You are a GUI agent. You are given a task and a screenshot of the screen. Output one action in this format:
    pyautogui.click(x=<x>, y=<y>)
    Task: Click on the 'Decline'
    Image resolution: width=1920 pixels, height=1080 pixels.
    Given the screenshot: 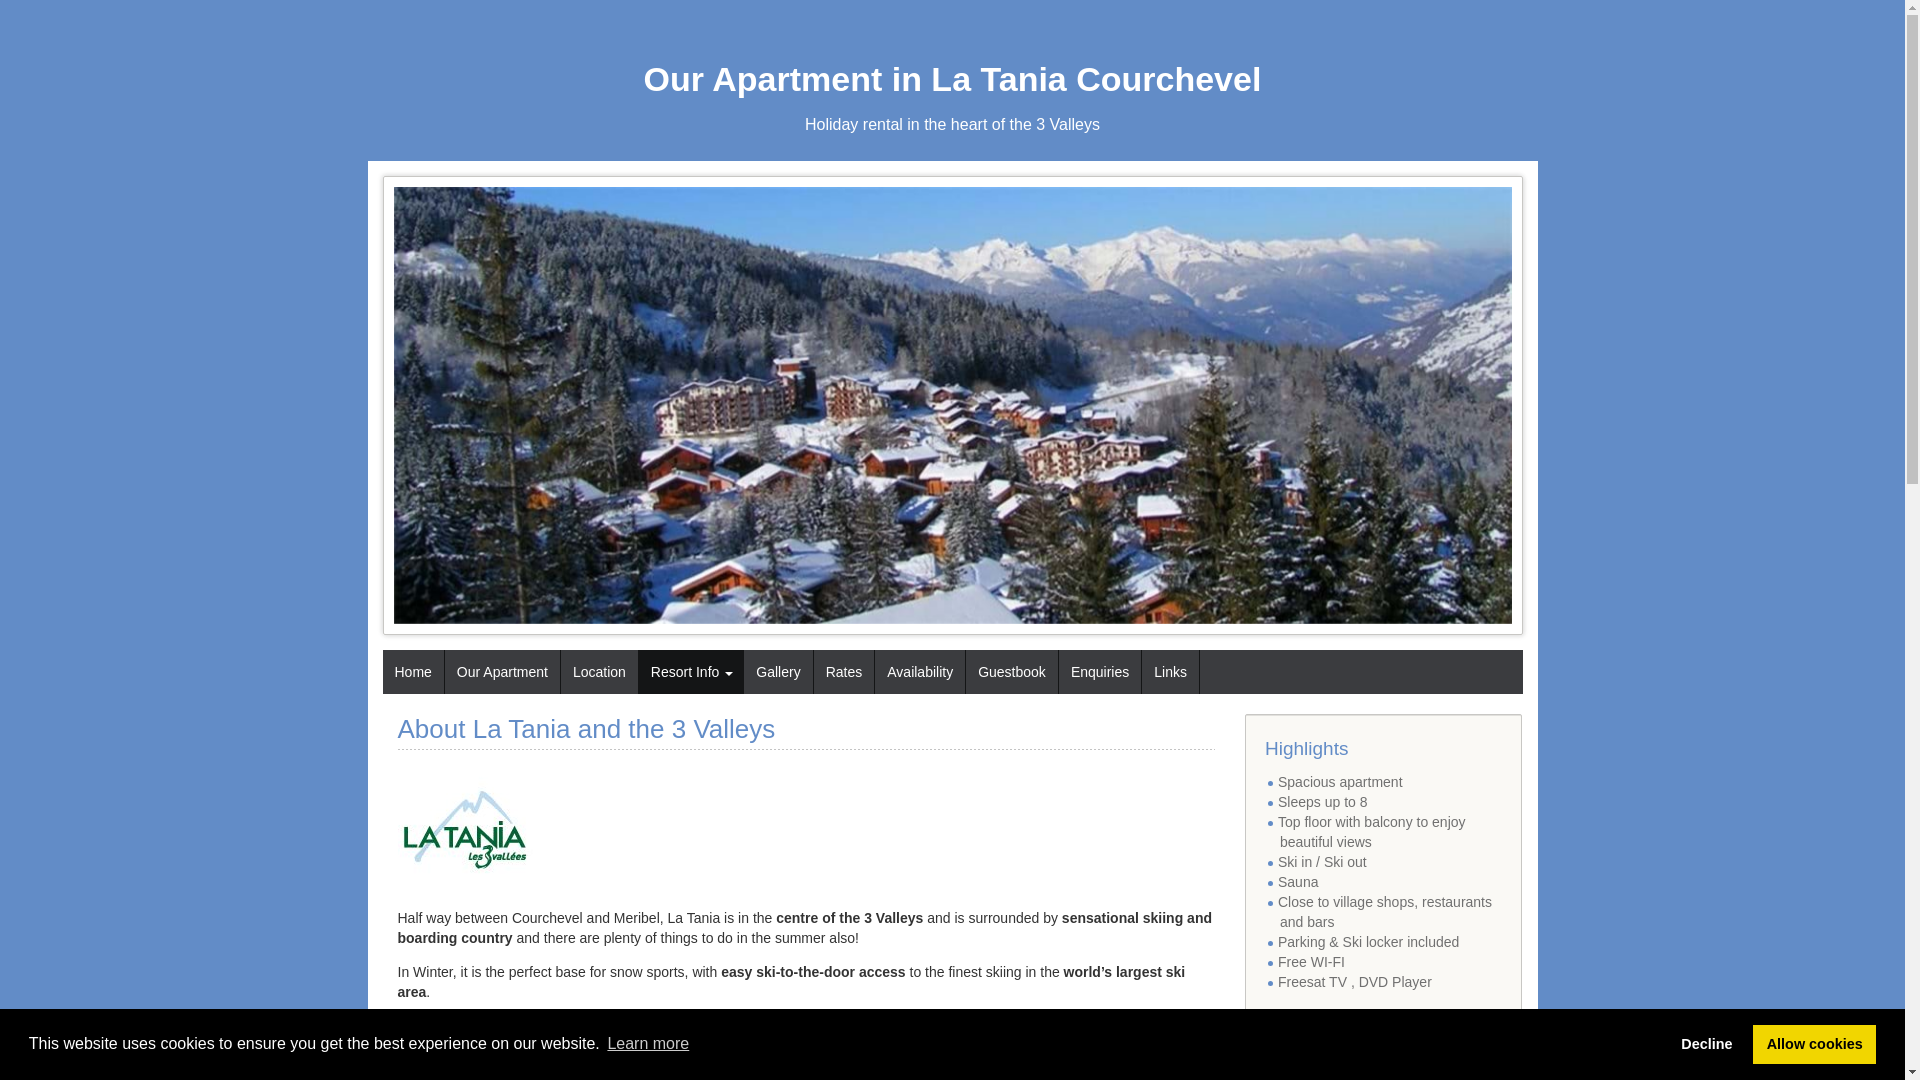 What is the action you would take?
    pyautogui.click(x=1706, y=1043)
    